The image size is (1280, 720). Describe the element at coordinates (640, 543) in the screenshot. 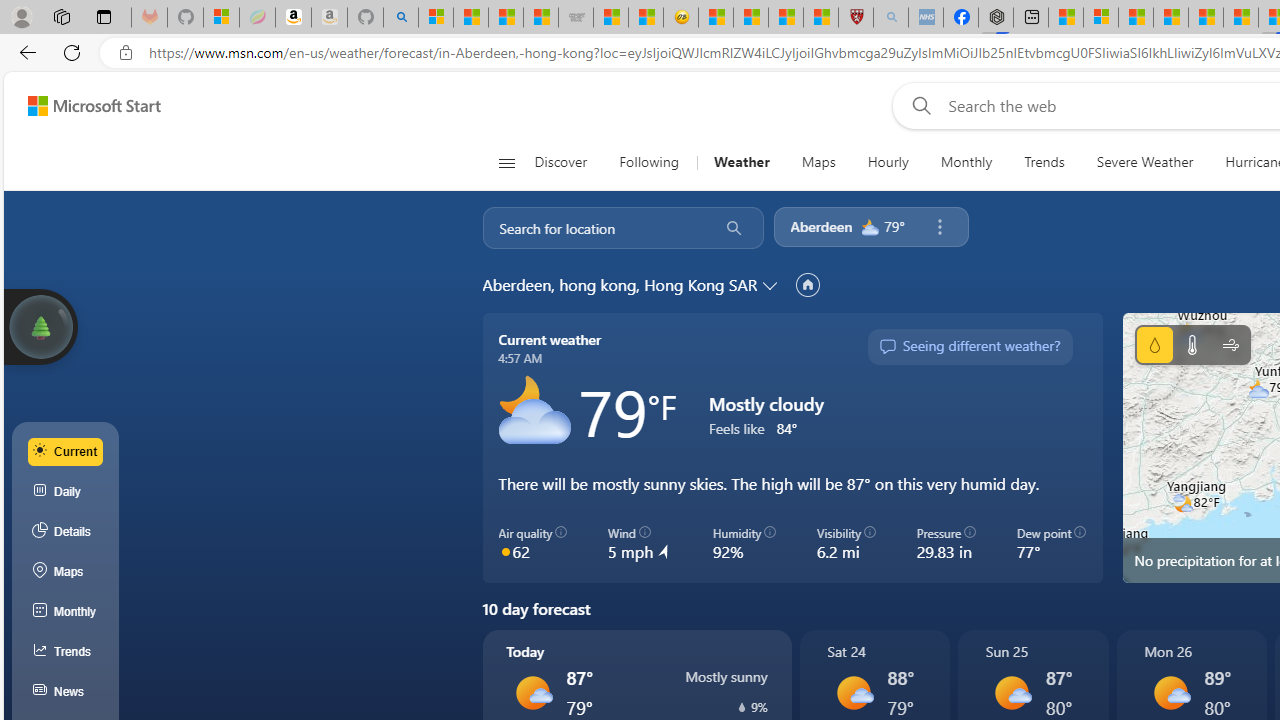

I see `'Wind 5 mph'` at that location.